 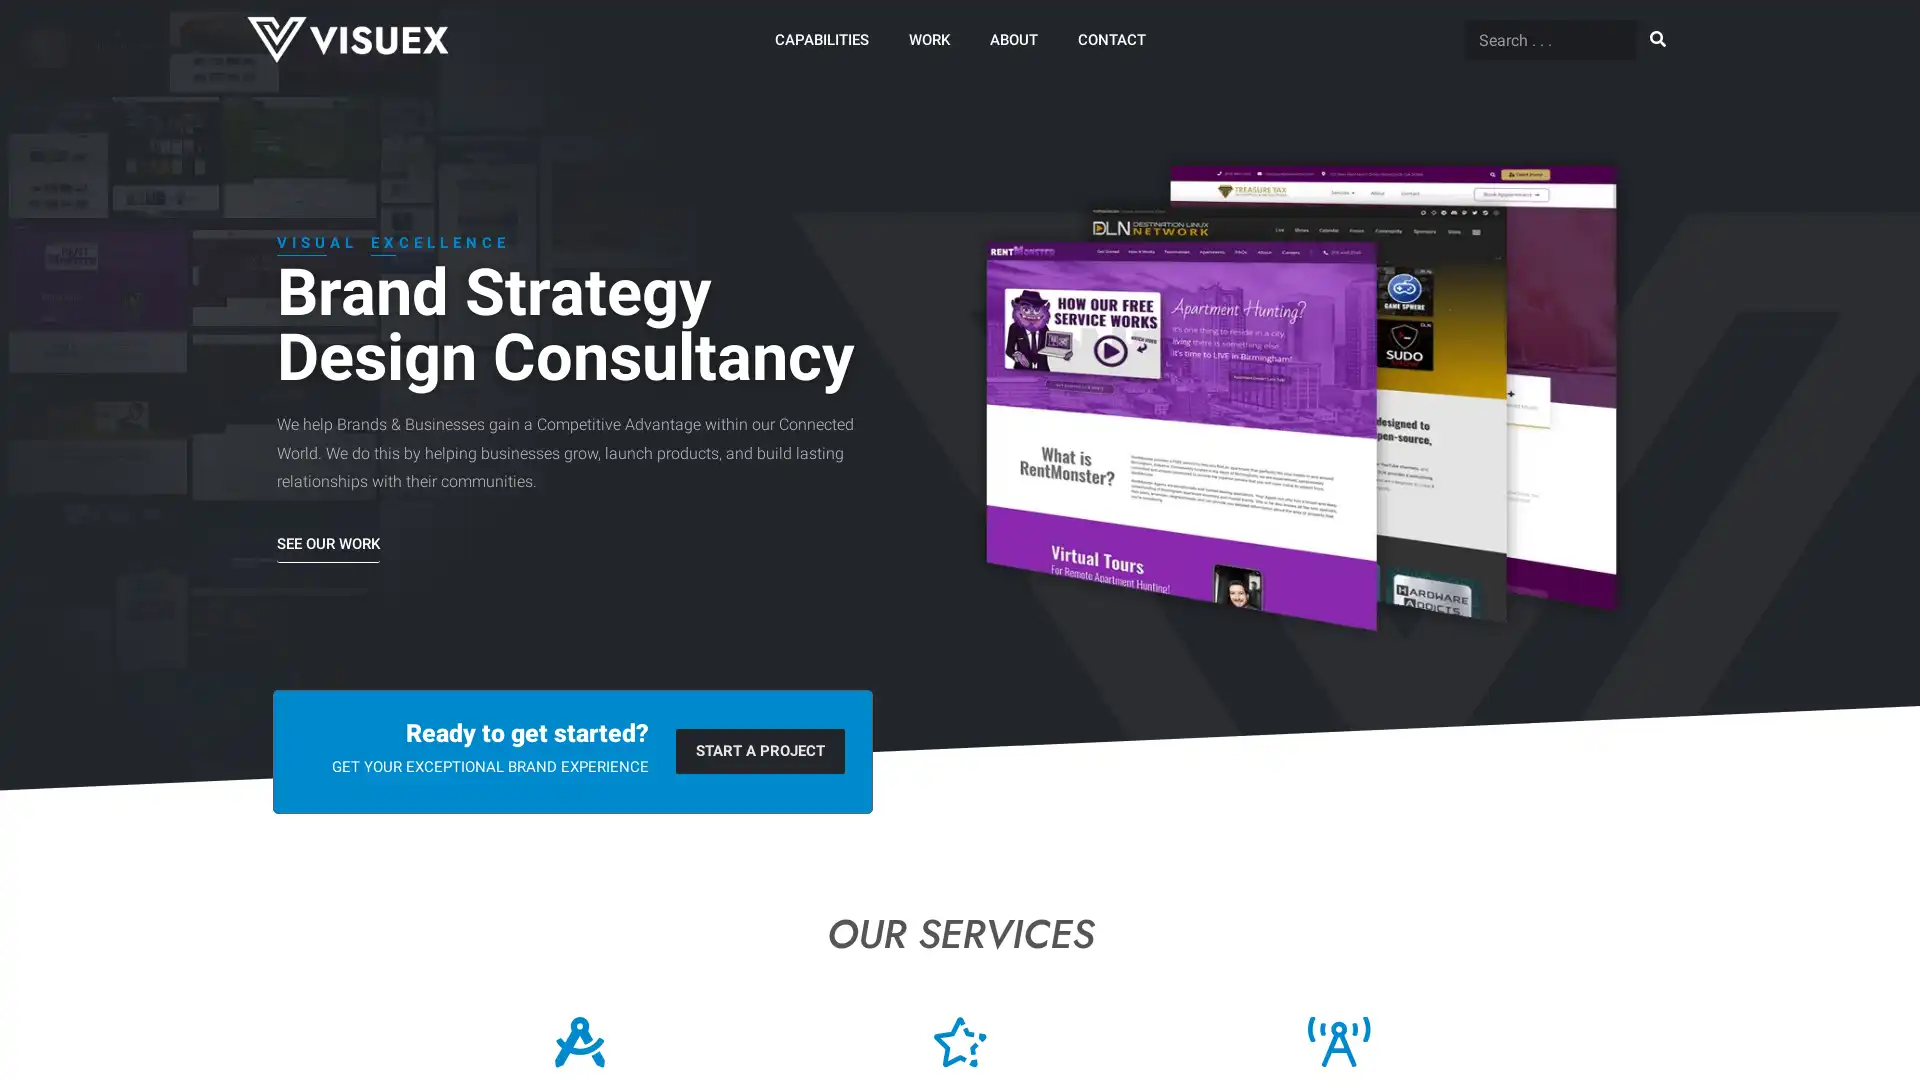 What do you see at coordinates (758, 751) in the screenshot?
I see `START A PROJECT` at bounding box center [758, 751].